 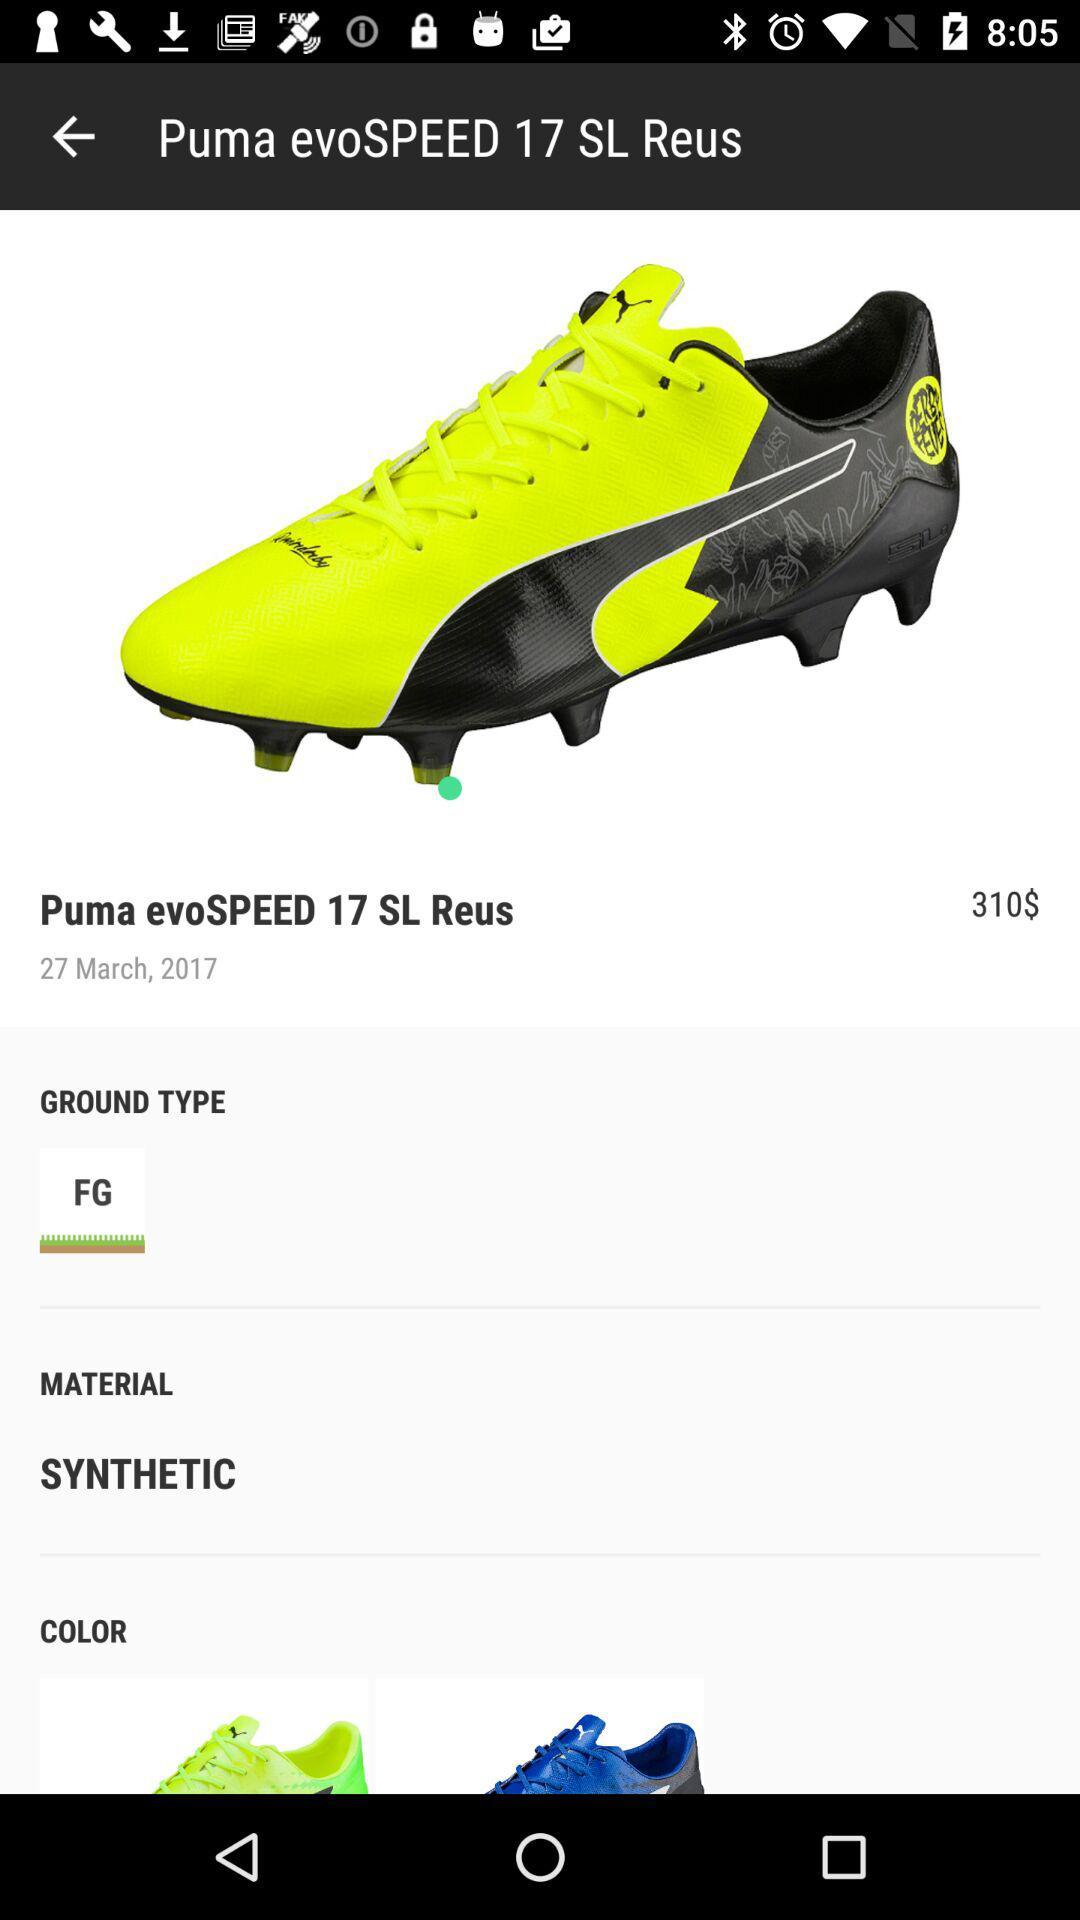 I want to click on item next to the puma evospeed 17 item, so click(x=72, y=135).